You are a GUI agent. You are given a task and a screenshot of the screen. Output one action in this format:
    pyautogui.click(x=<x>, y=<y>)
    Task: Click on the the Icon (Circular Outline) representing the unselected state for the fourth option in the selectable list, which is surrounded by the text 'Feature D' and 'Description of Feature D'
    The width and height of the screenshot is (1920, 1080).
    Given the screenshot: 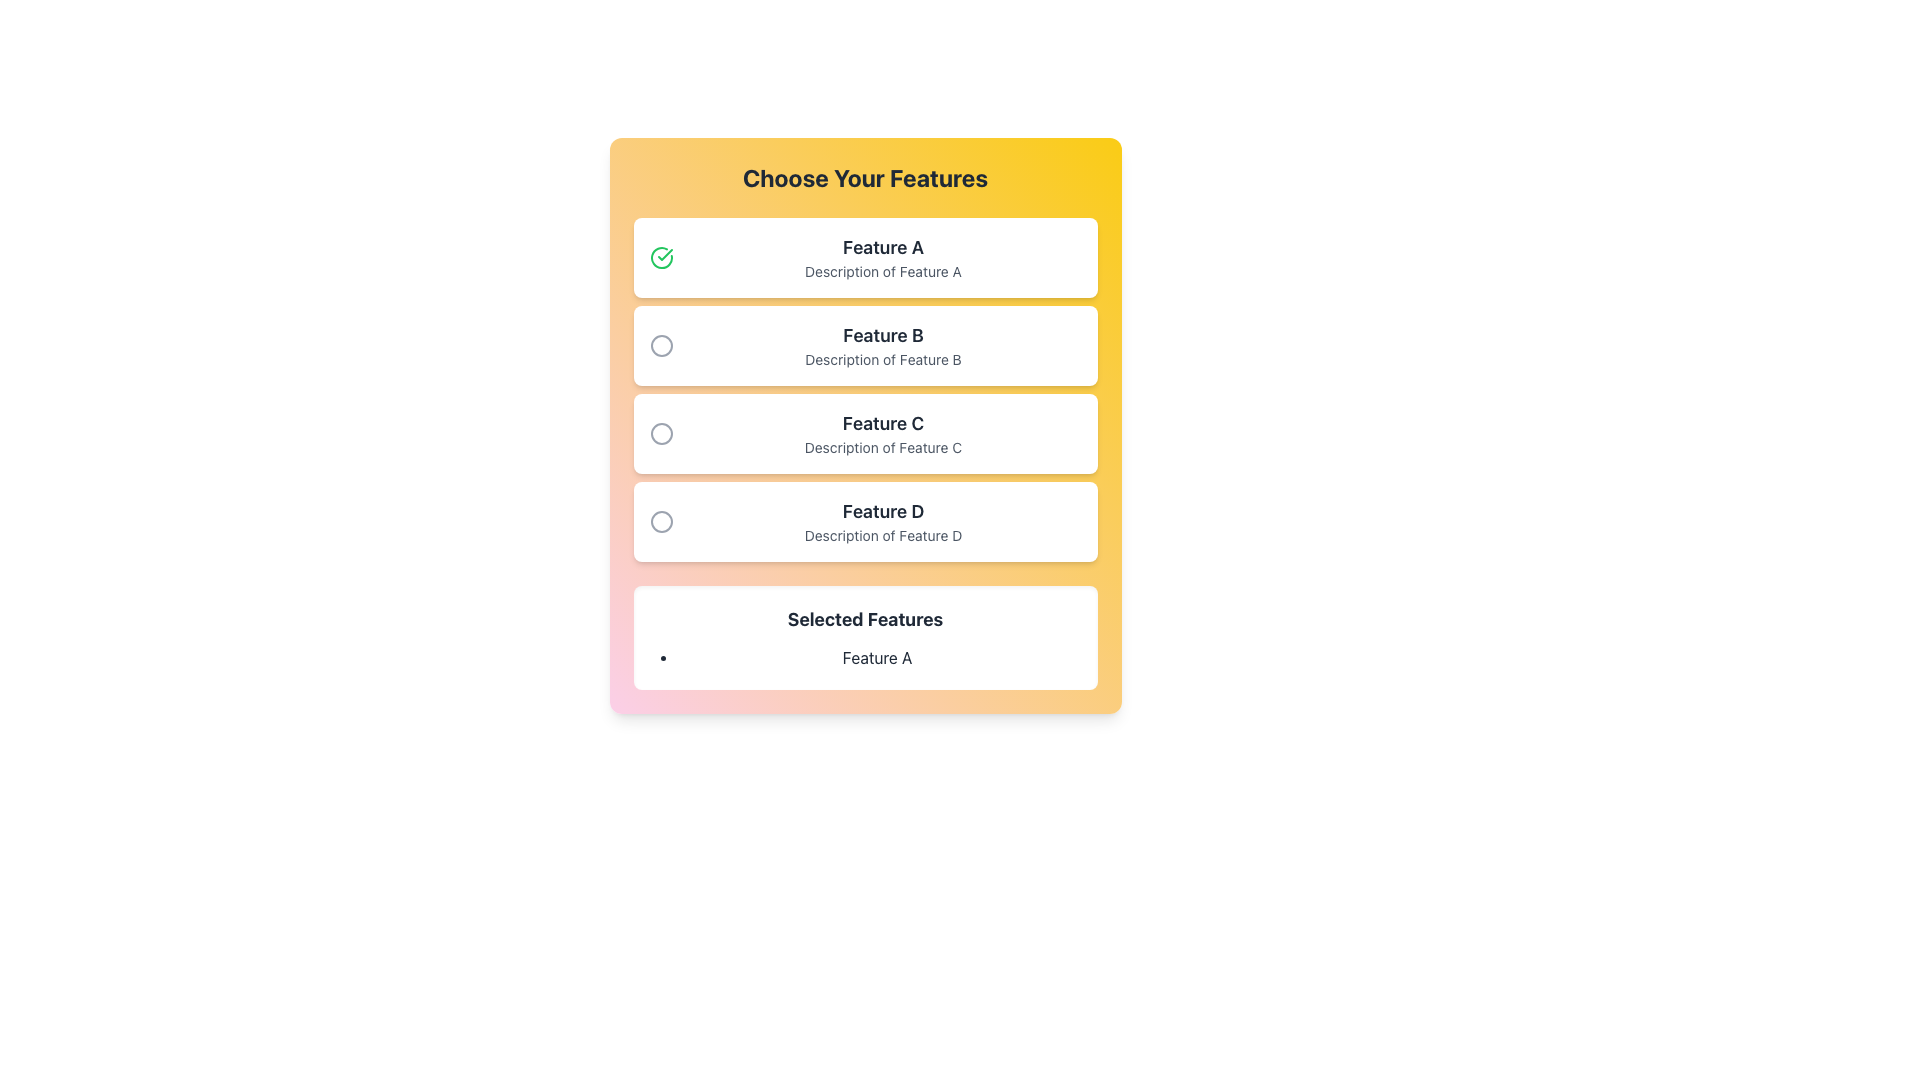 What is the action you would take?
    pyautogui.click(x=661, y=520)
    